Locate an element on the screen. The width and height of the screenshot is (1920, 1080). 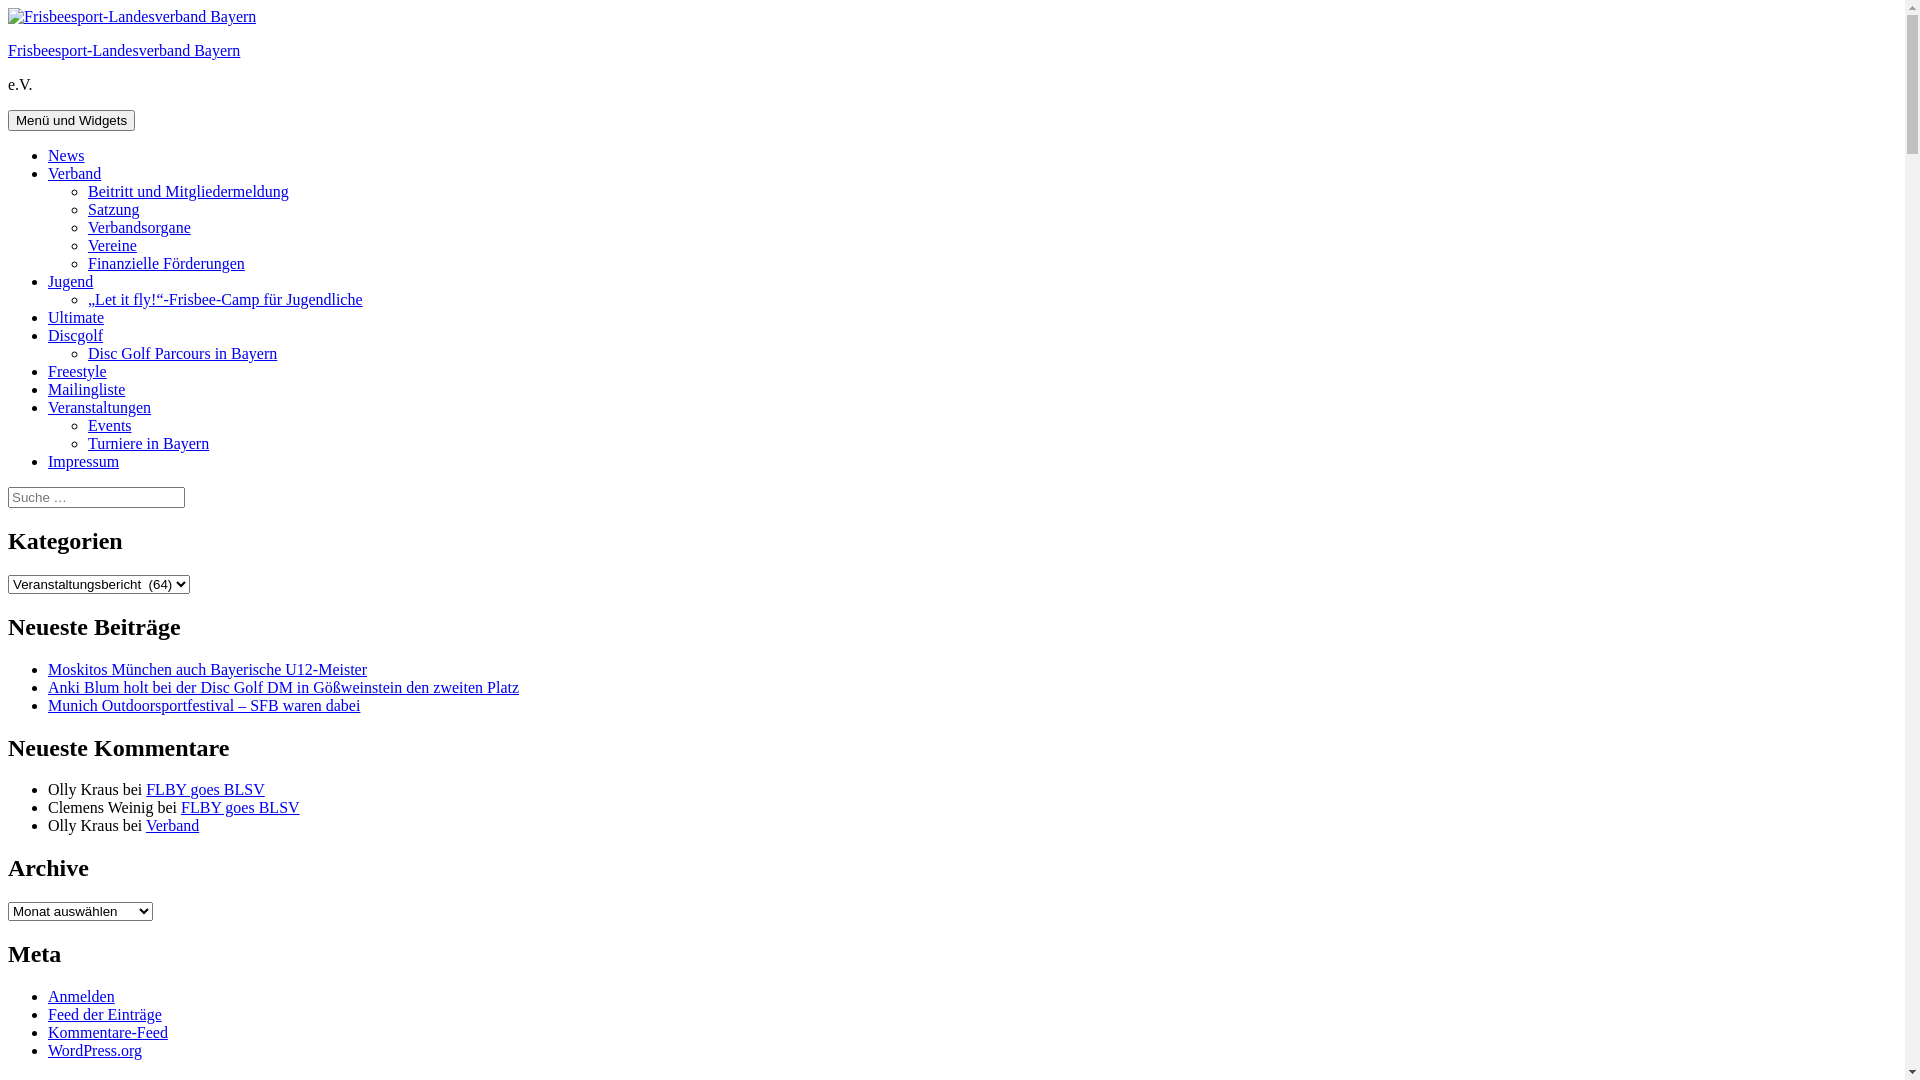
'Verbandsorgane' is located at coordinates (138, 226).